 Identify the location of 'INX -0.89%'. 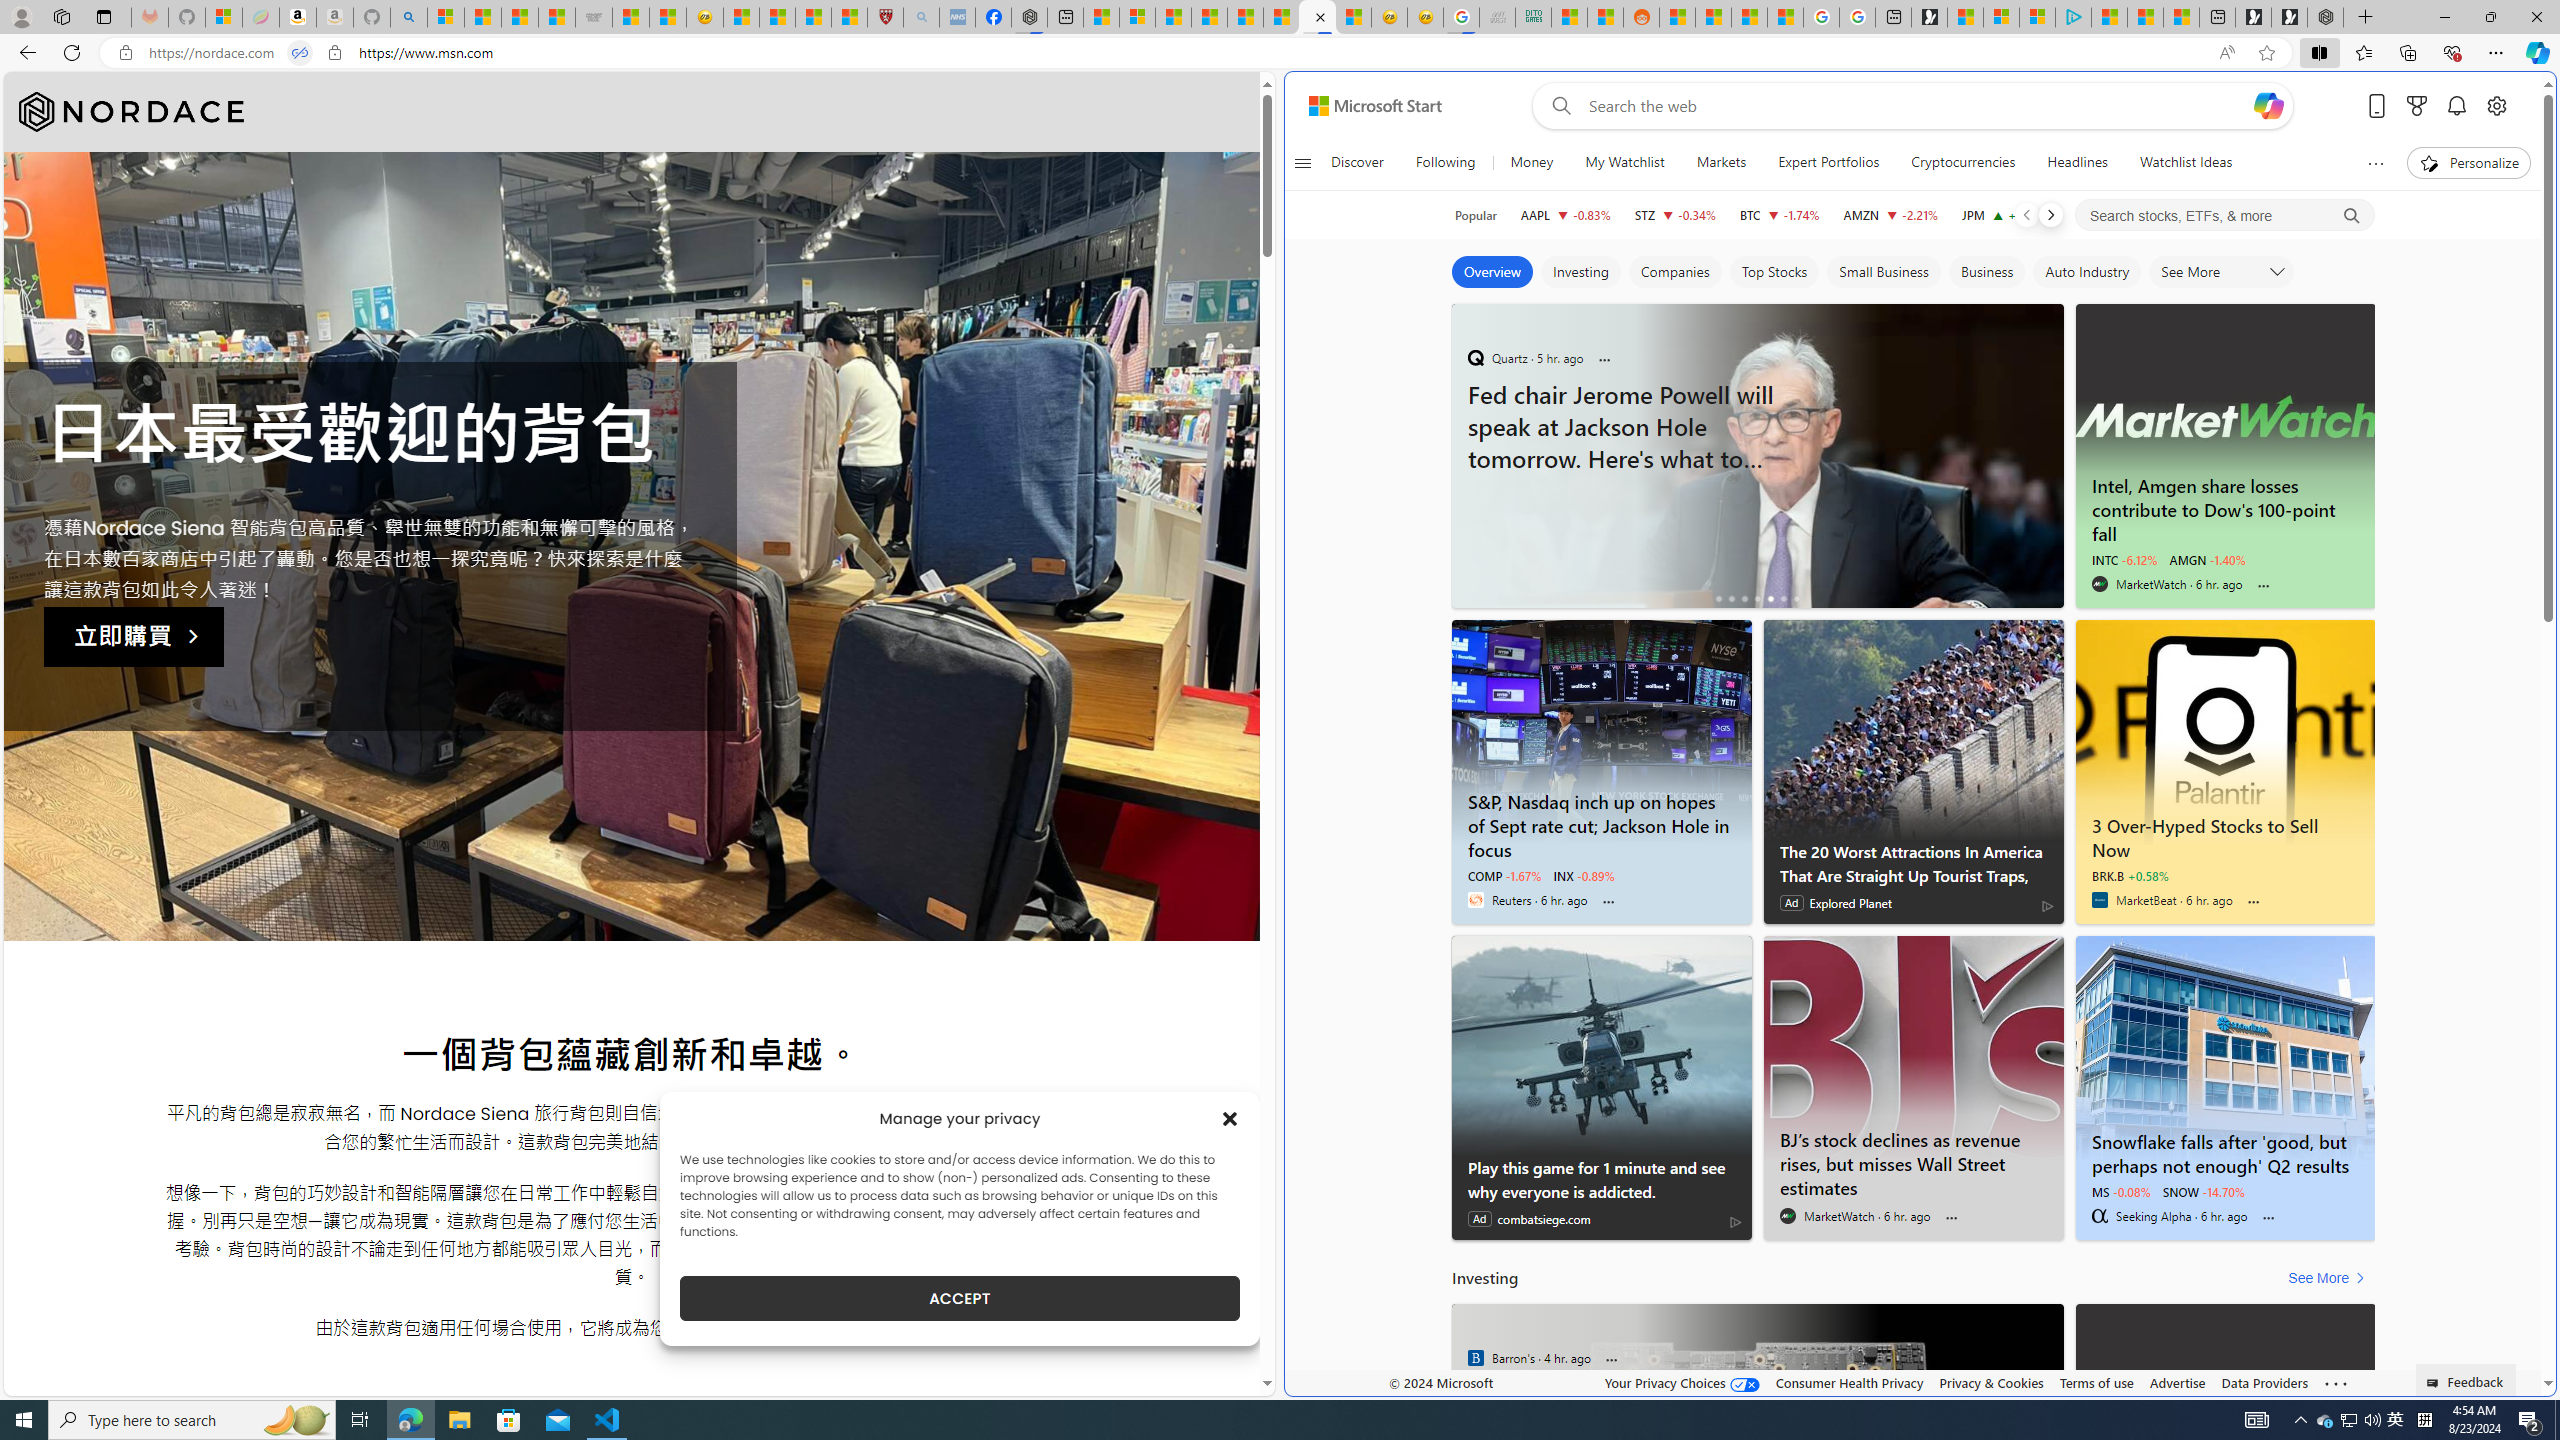
(1583, 876).